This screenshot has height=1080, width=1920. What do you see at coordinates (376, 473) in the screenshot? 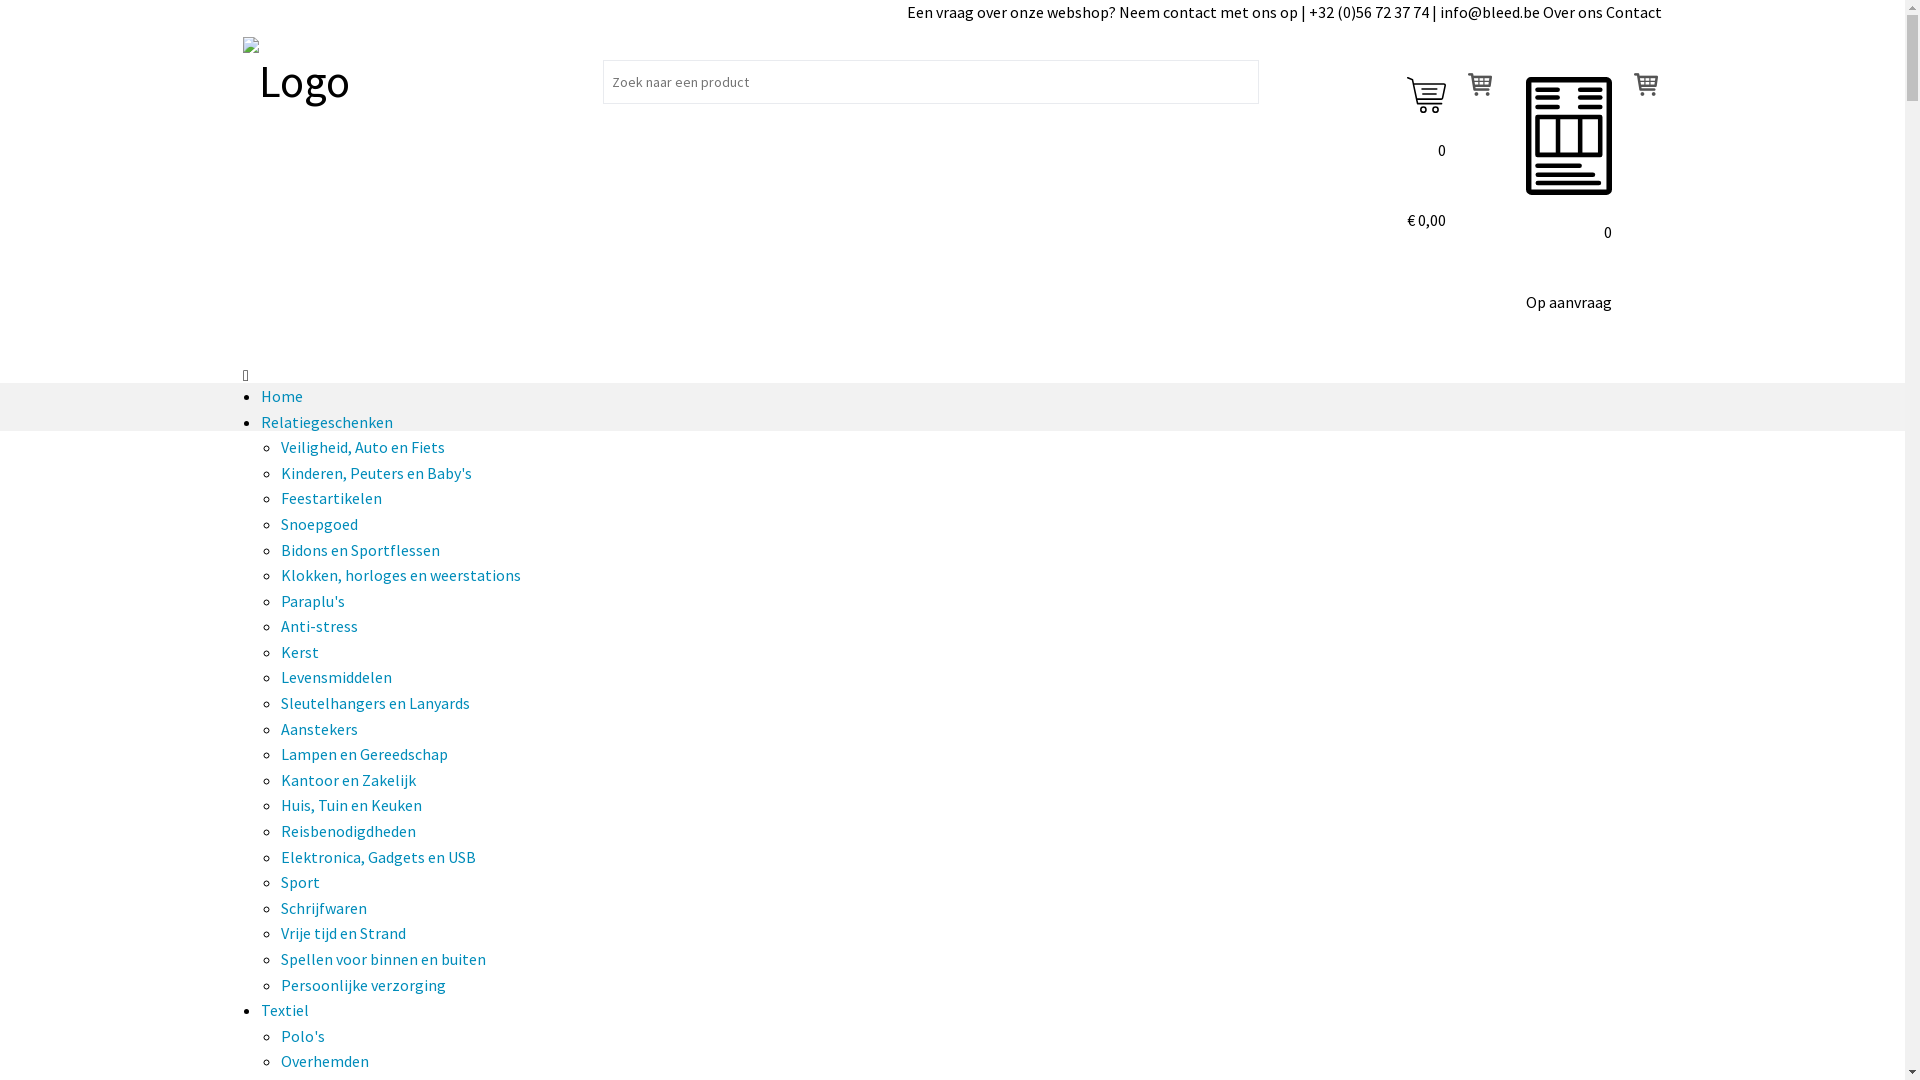
I see `'Kinderen, Peuters en Baby's'` at bounding box center [376, 473].